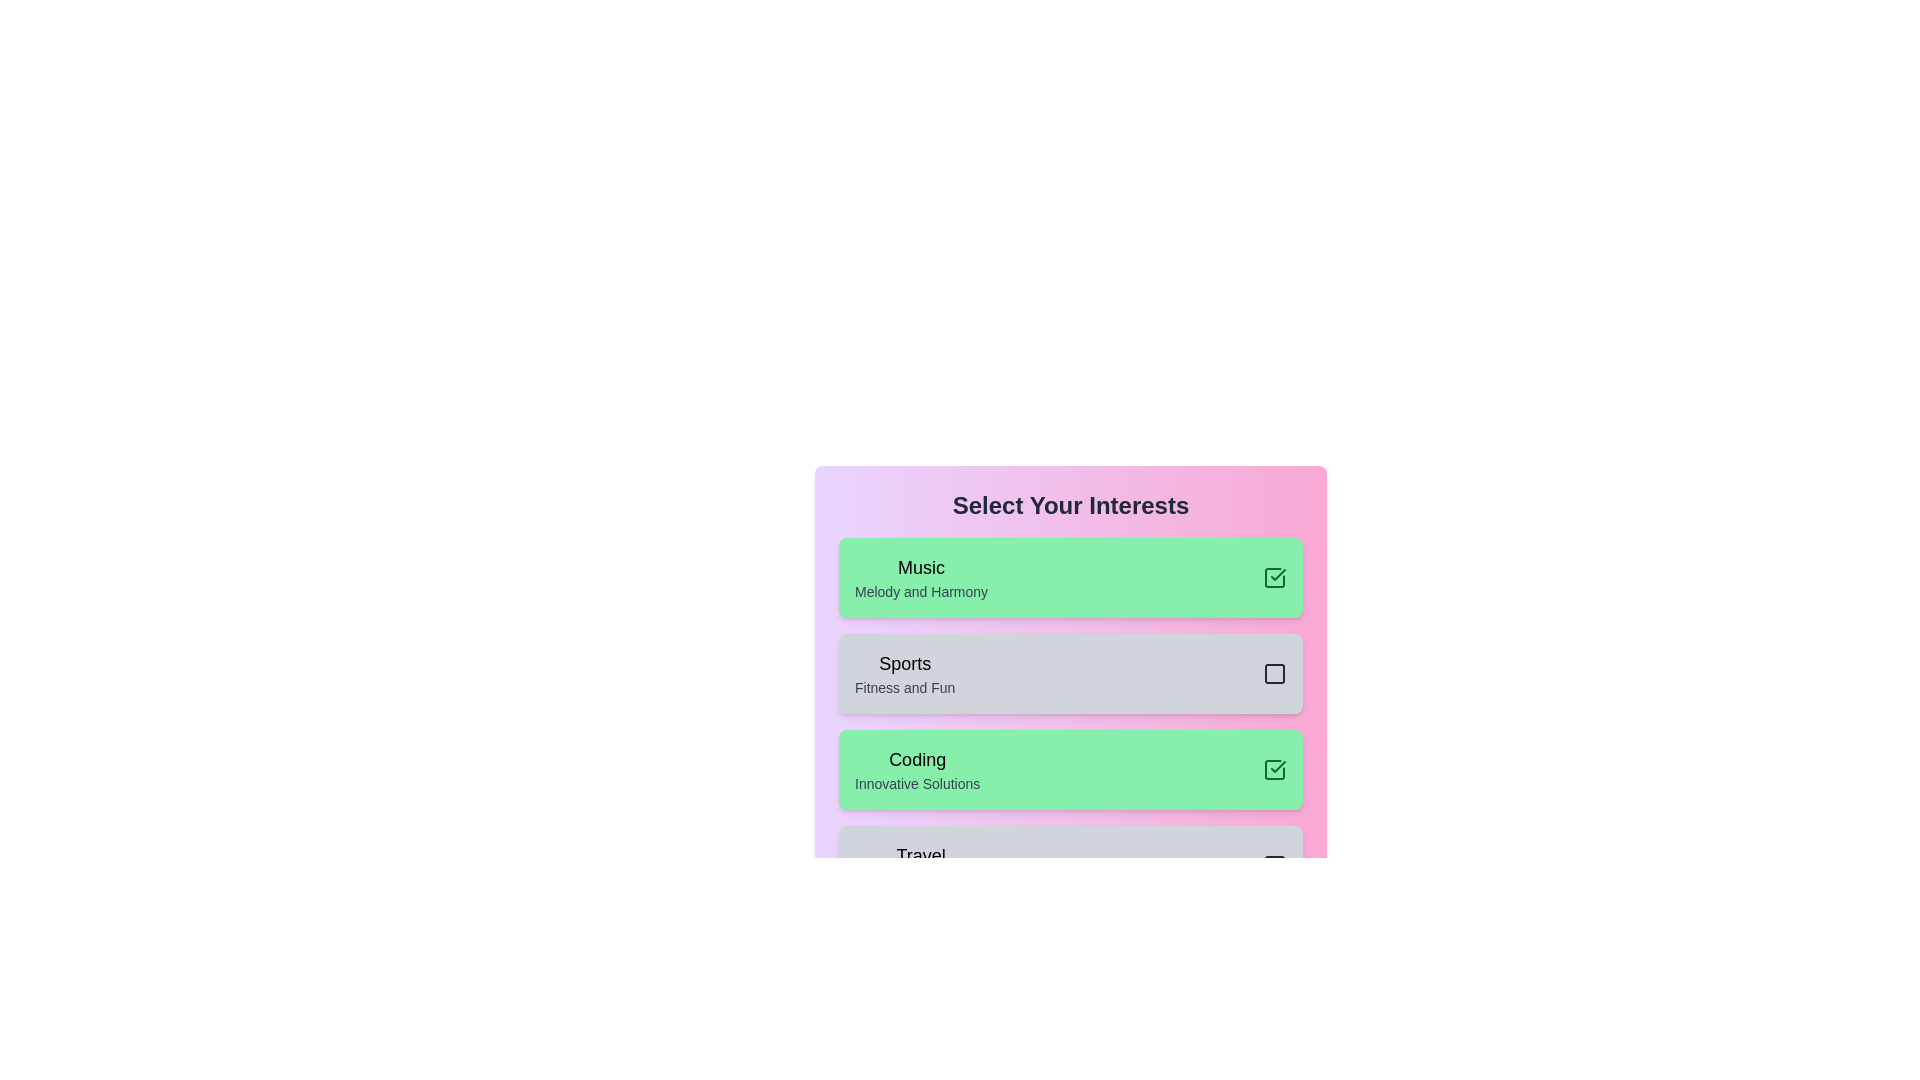 Image resolution: width=1920 pixels, height=1080 pixels. I want to click on the 'Select Your Interests' heading, so click(1069, 504).